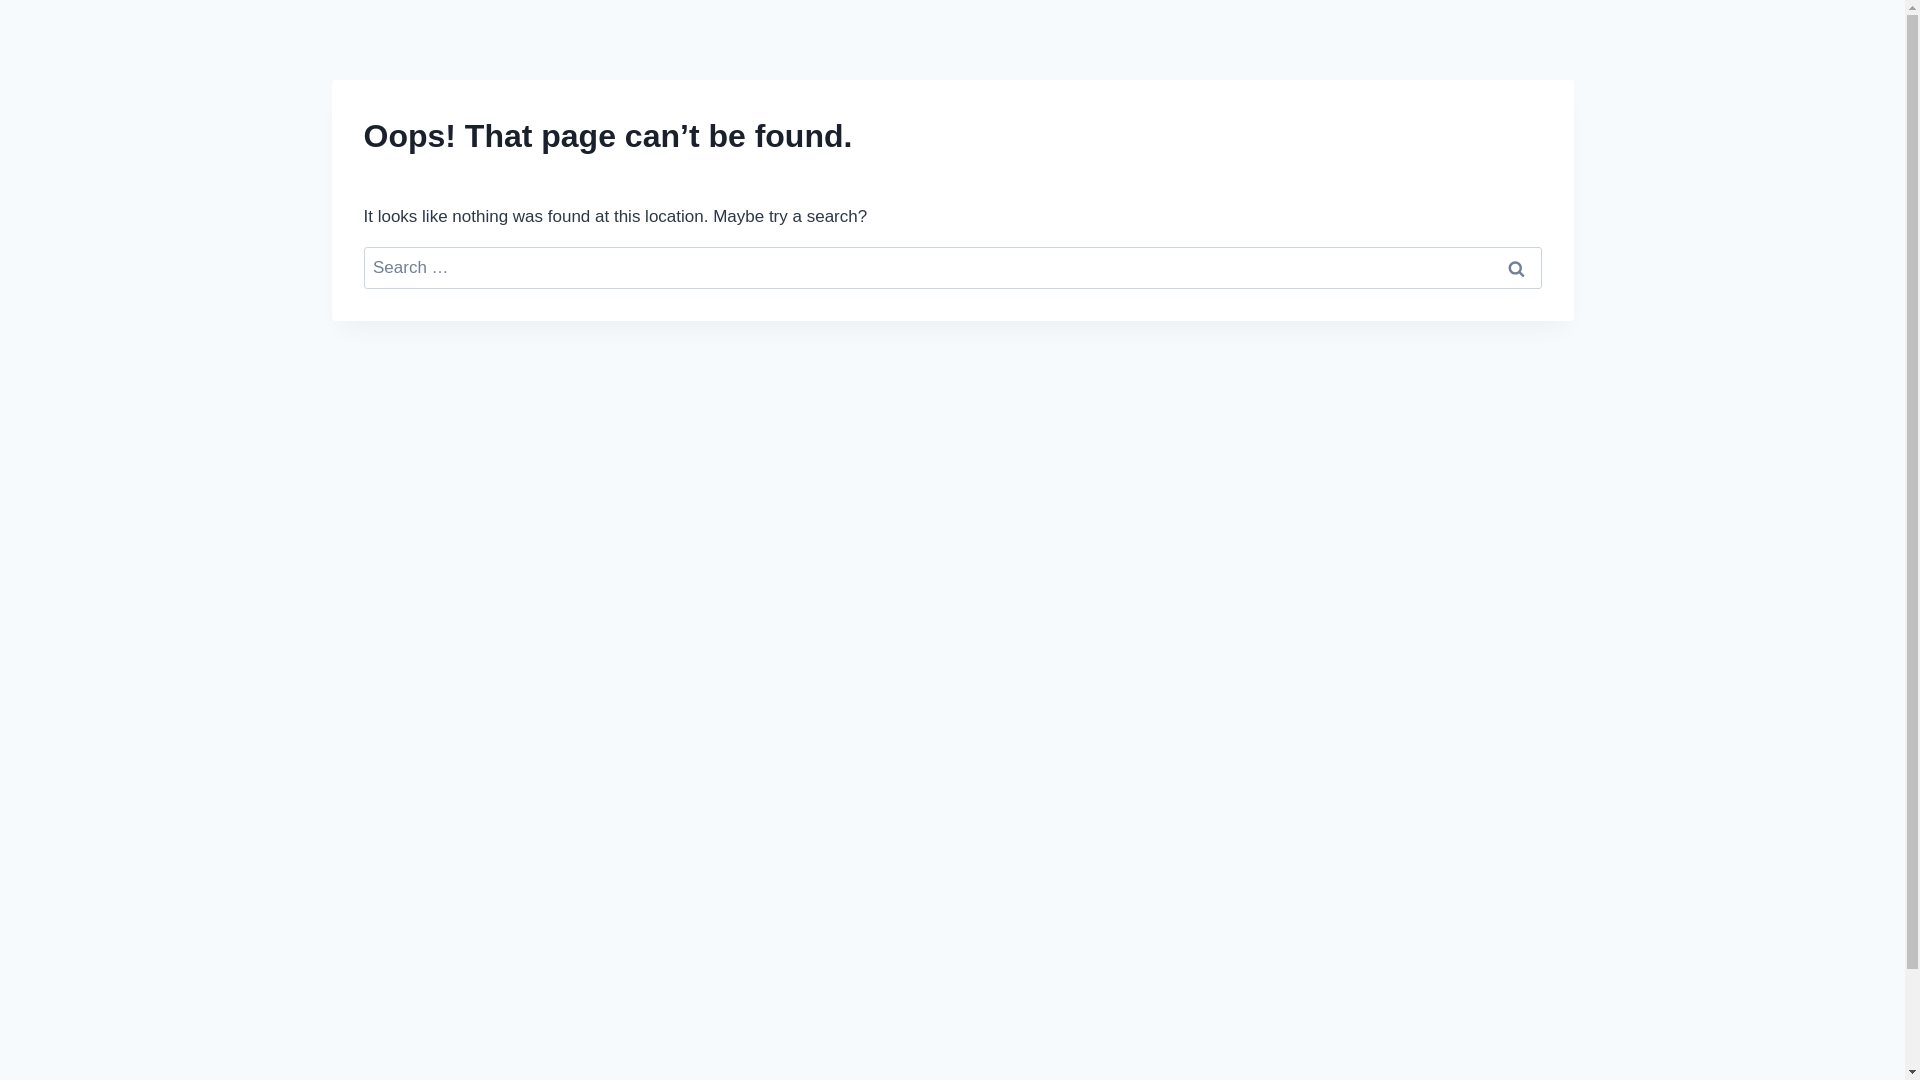  What do you see at coordinates (1516, 267) in the screenshot?
I see `'Search'` at bounding box center [1516, 267].